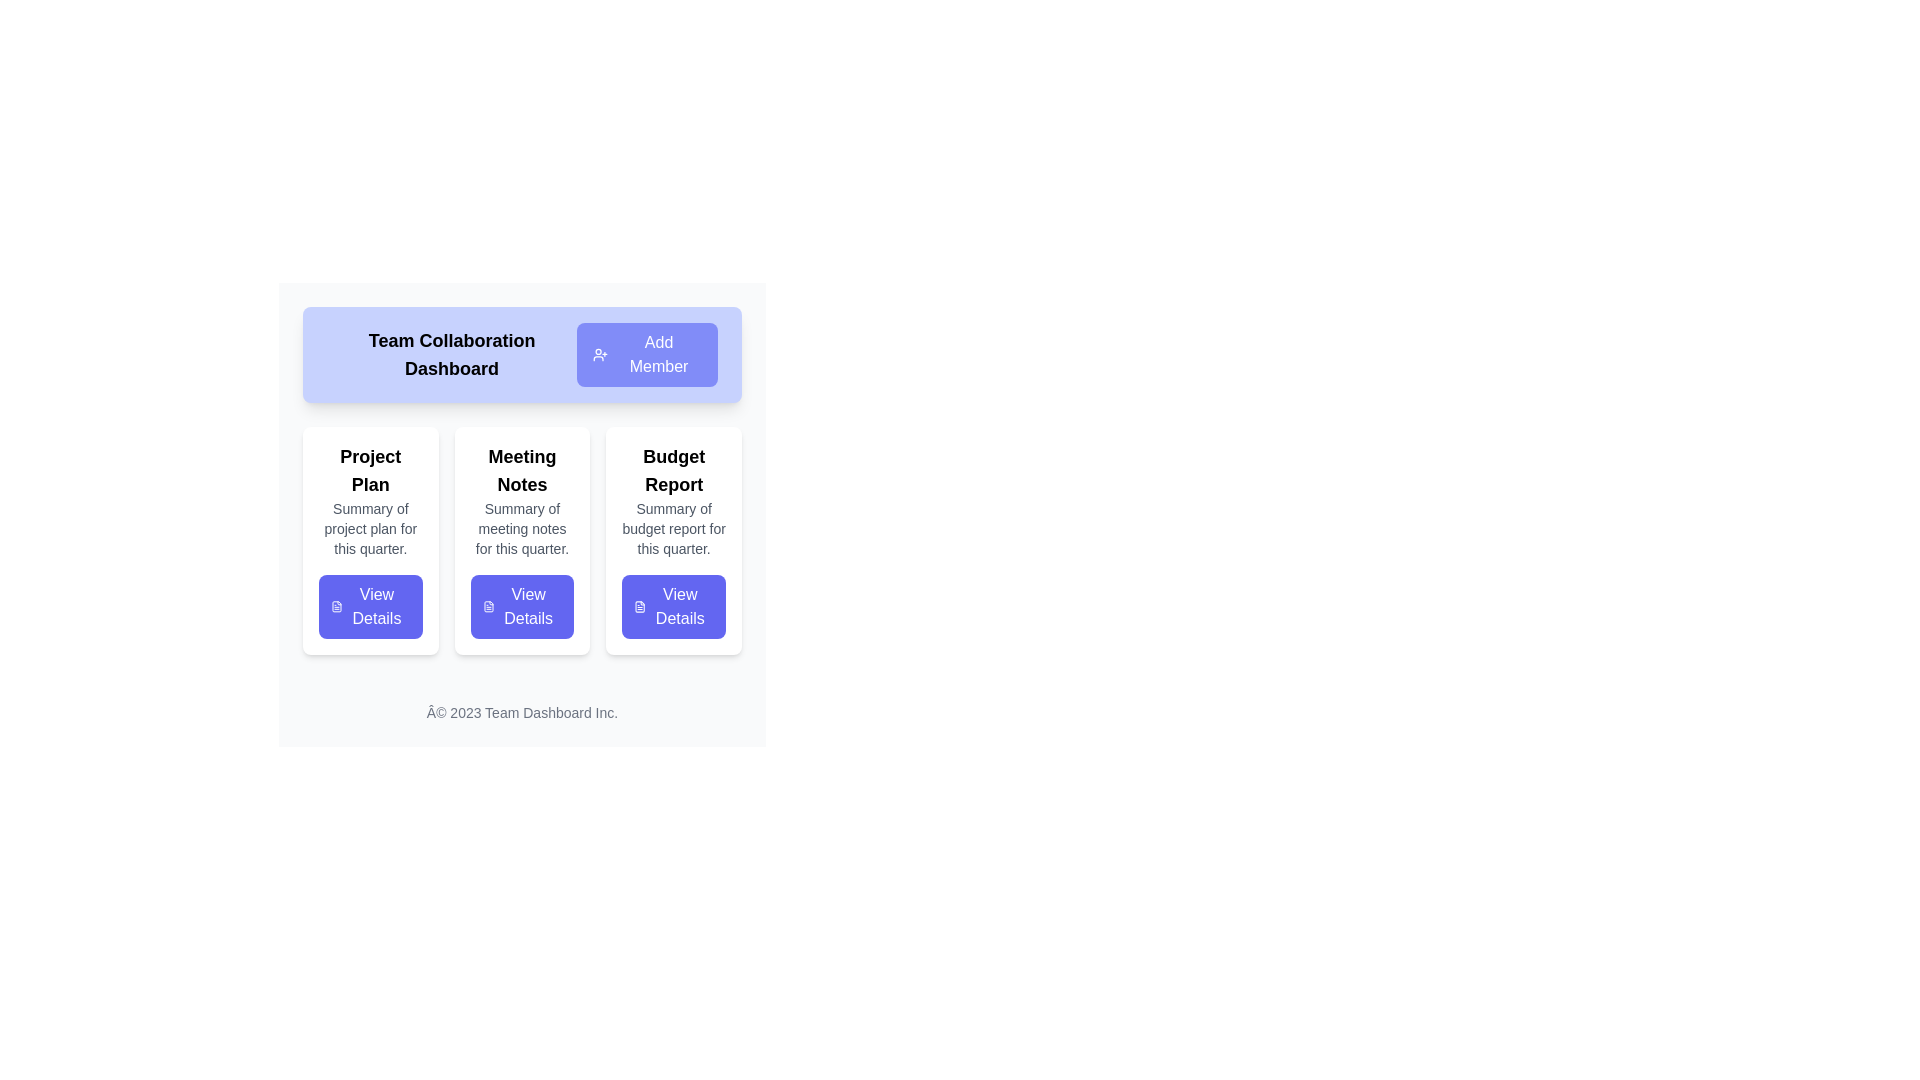 The image size is (1920, 1080). What do you see at coordinates (522, 470) in the screenshot?
I see `the 'Meeting Notes' static text label, which is bold and larger, located at the top of the middle card in a three-card layout` at bounding box center [522, 470].